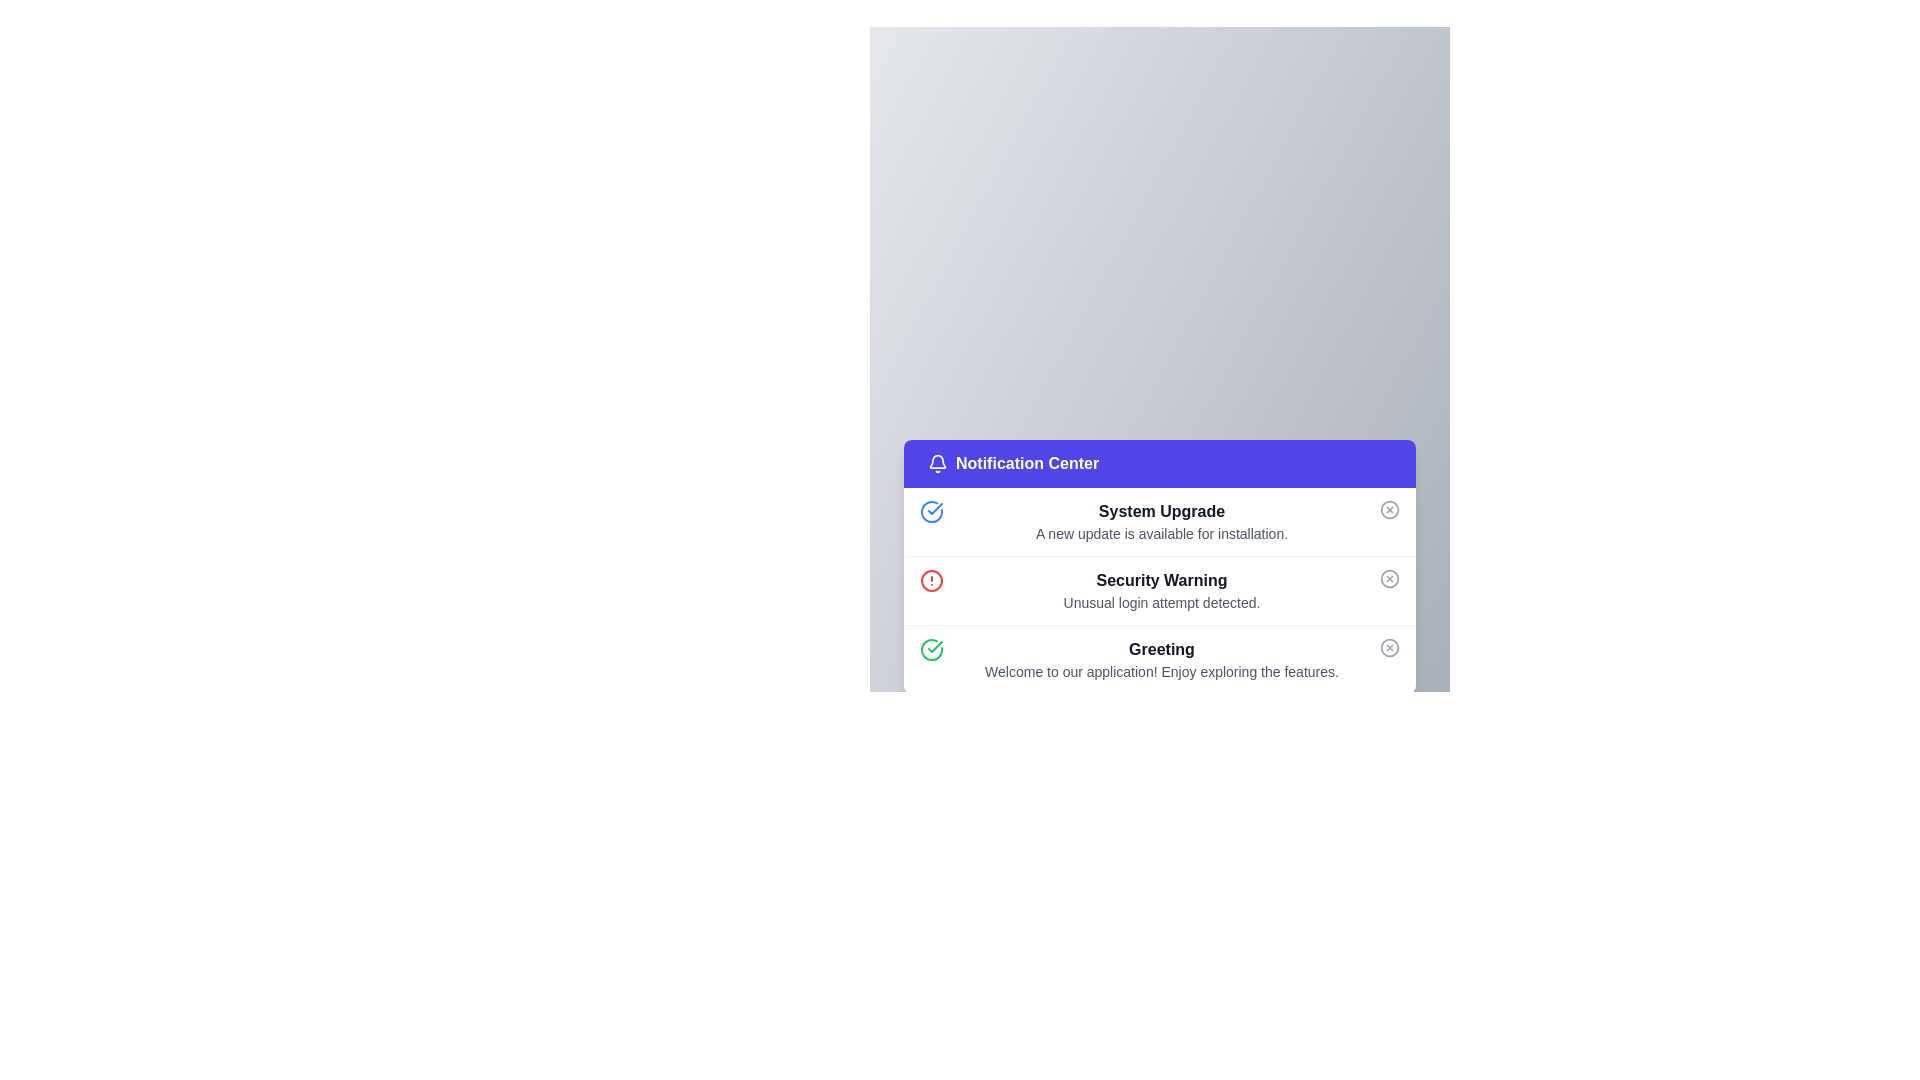  What do you see at coordinates (1161, 532) in the screenshot?
I see `the text element that reads 'A new update is available for installation.' which is styled with a smaller font size and light gray color, located below the heading 'System Upgrade' in the notification interface` at bounding box center [1161, 532].